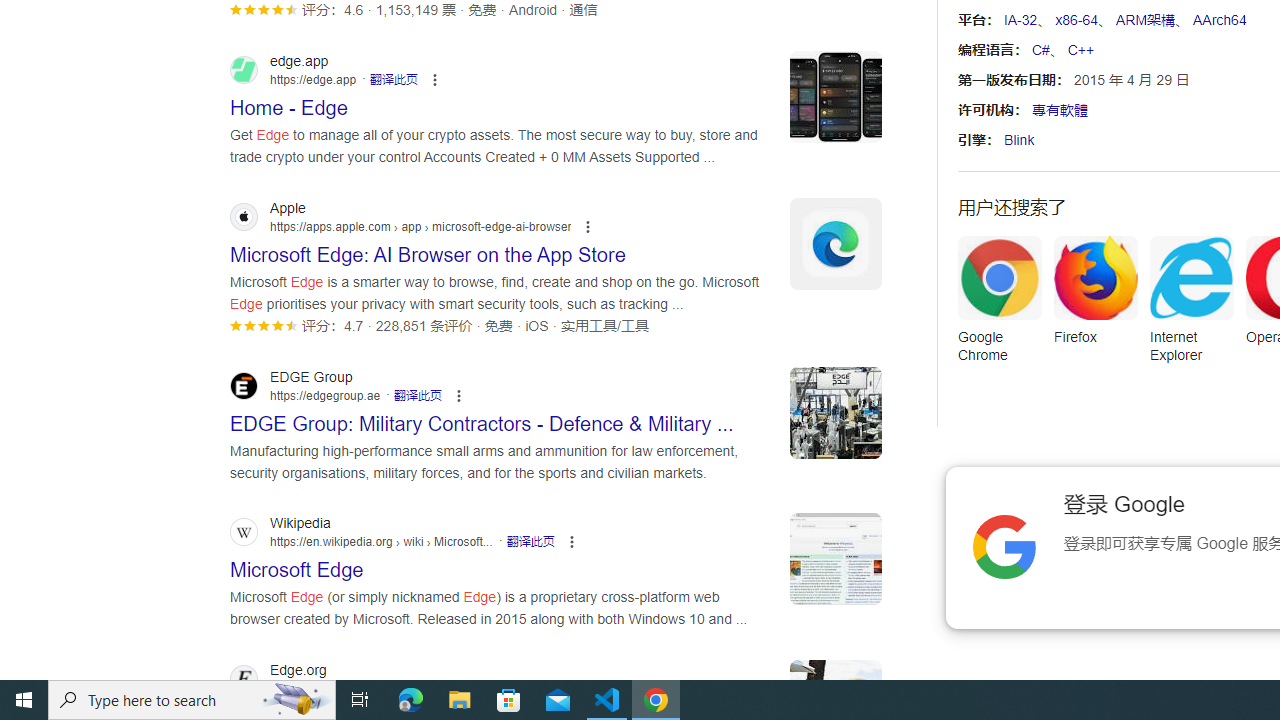 This screenshot has height=720, width=1280. What do you see at coordinates (1191, 306) in the screenshot?
I see `'Internet Explorer'` at bounding box center [1191, 306].